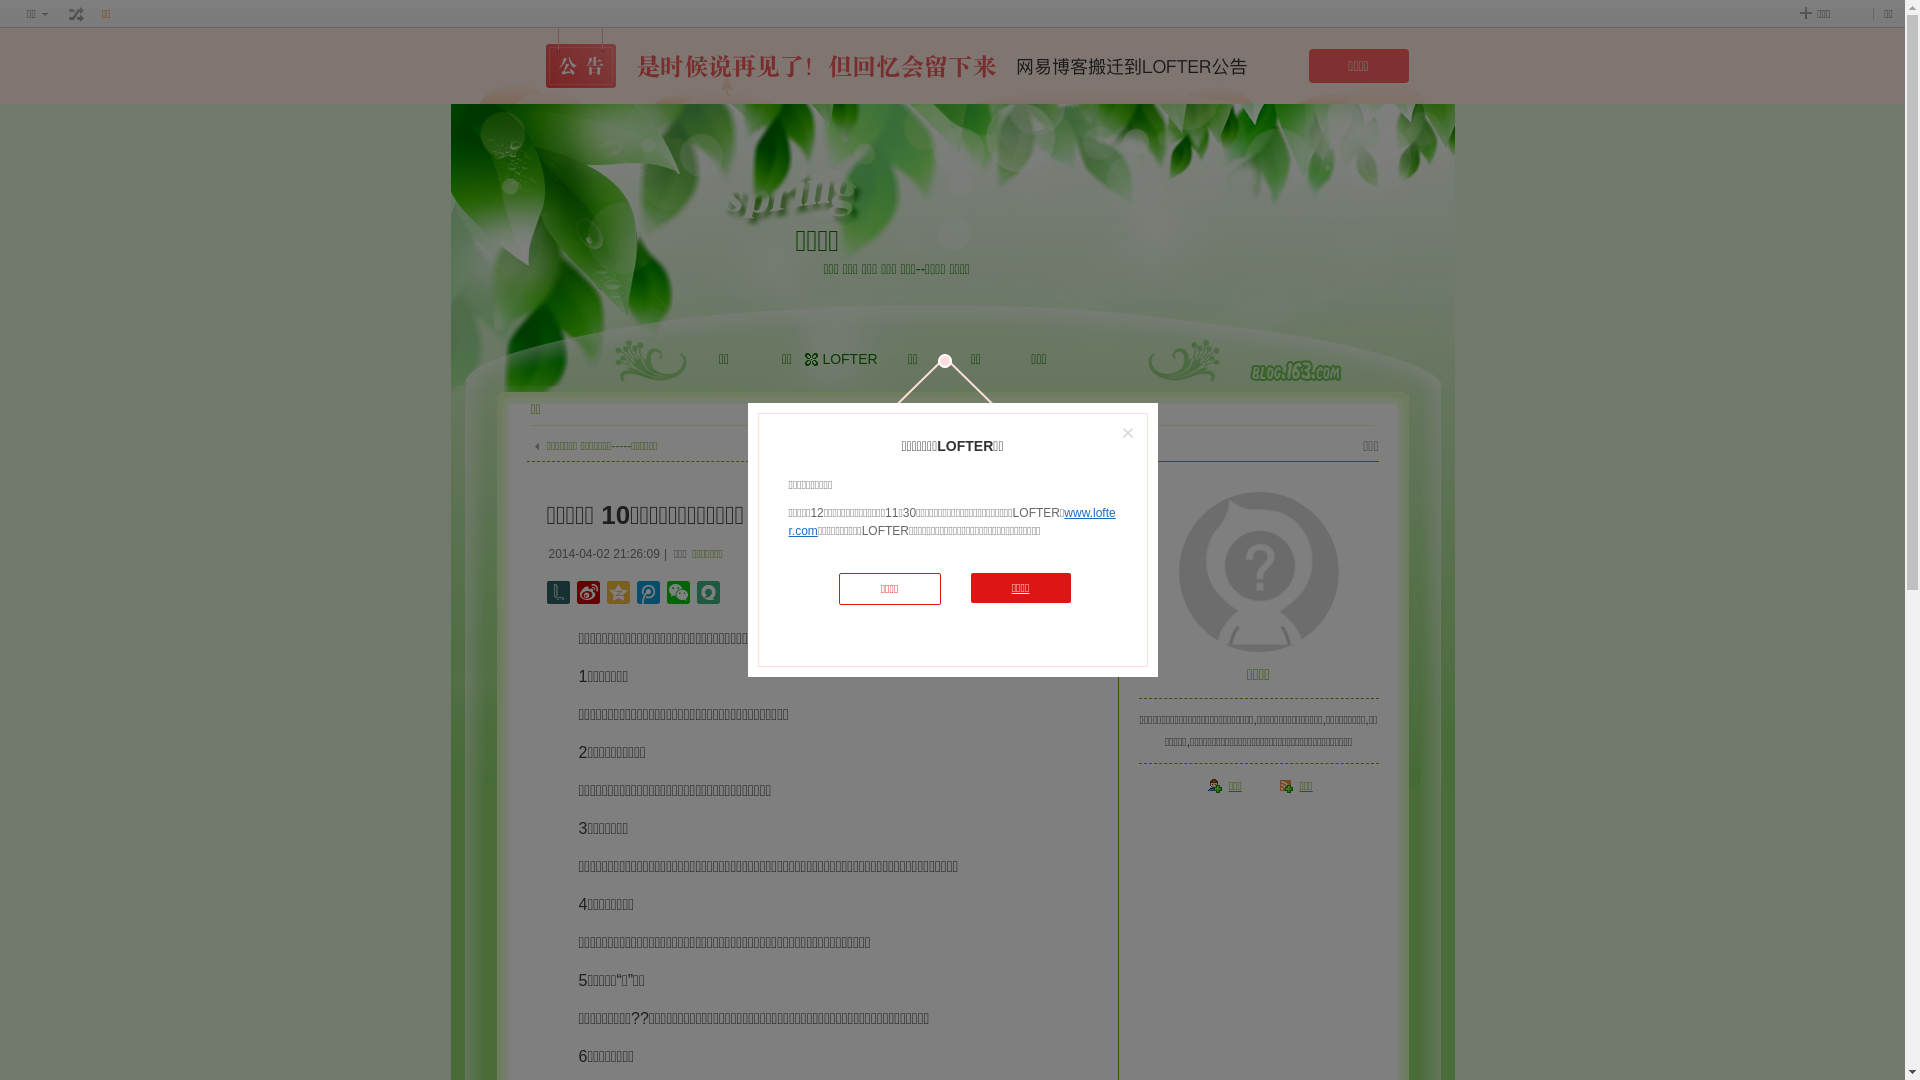 Image resolution: width=1920 pixels, height=1080 pixels. I want to click on 'www.lofter.com', so click(950, 520).